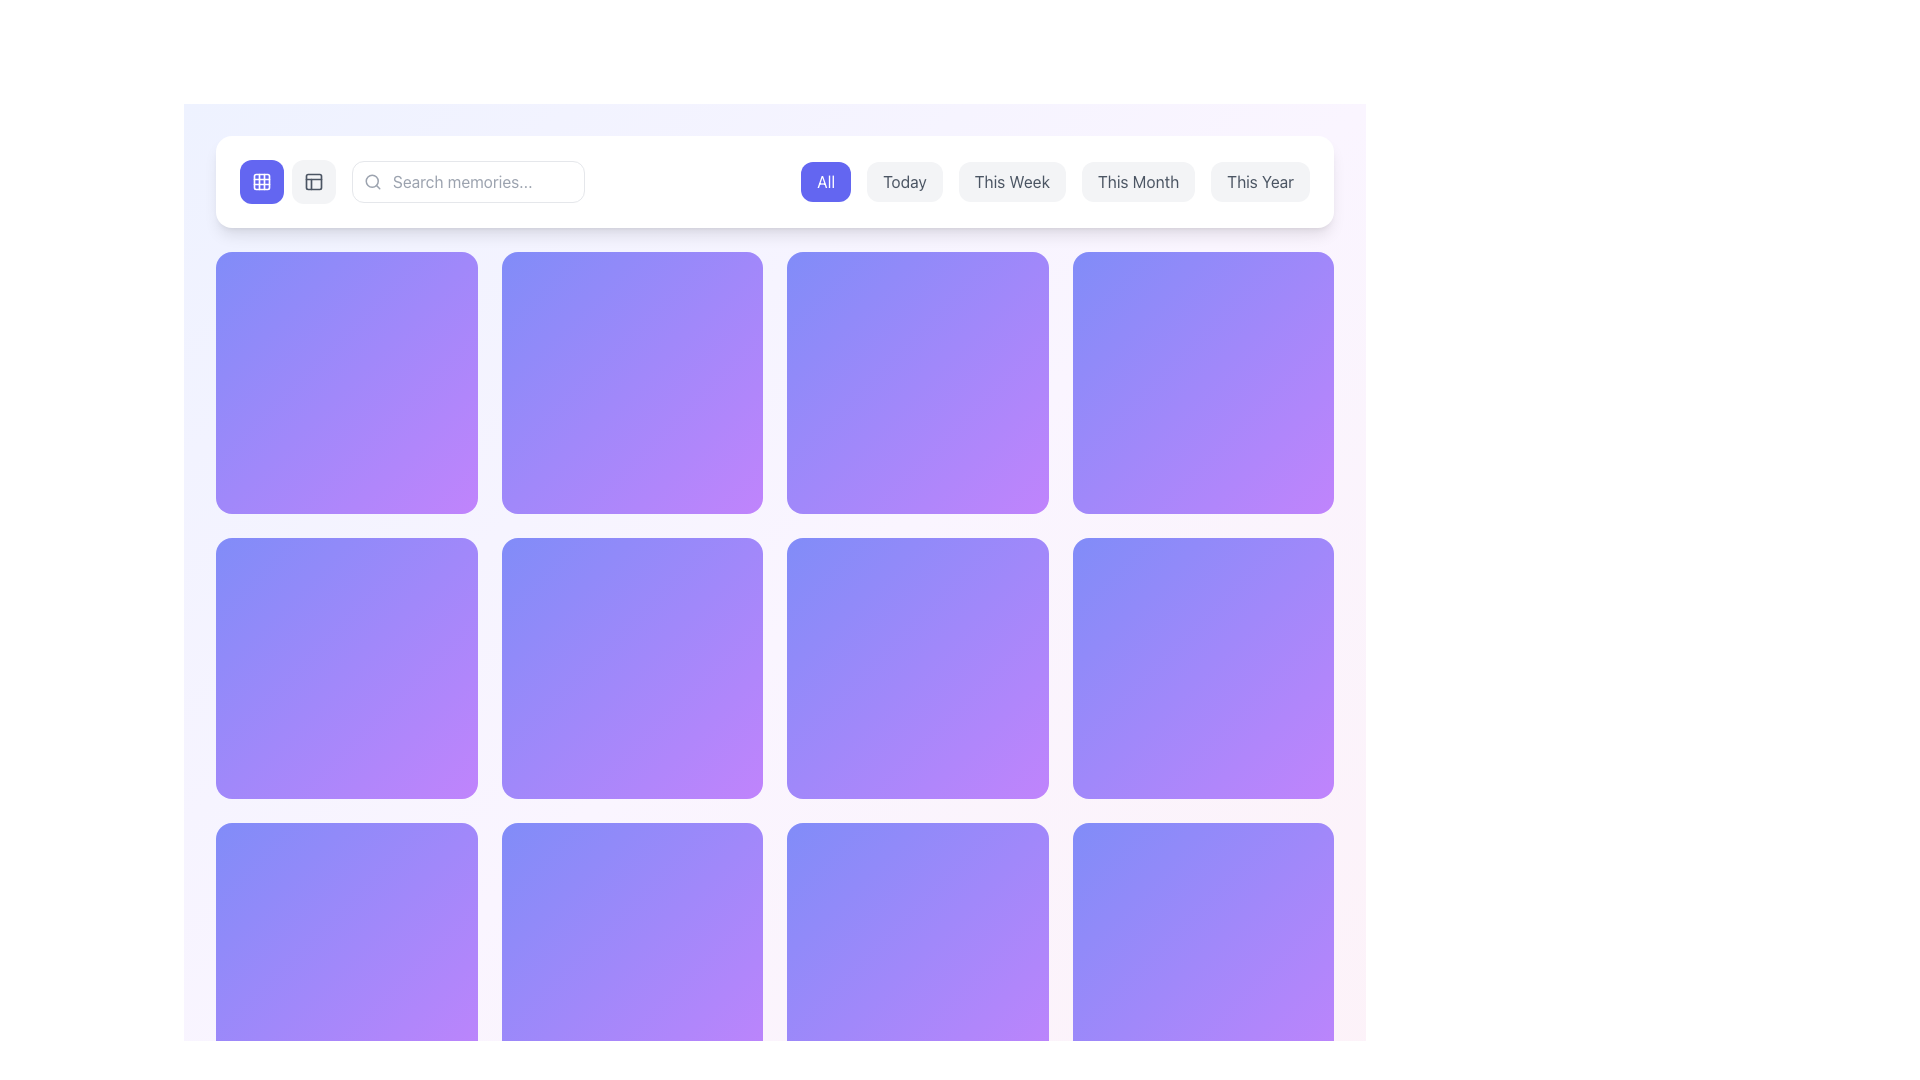  What do you see at coordinates (281, 1045) in the screenshot?
I see `displayed texts and icons in the compound UI element at the bottom-left corner of the interface, which includes a date and a count of likes or interactions` at bounding box center [281, 1045].